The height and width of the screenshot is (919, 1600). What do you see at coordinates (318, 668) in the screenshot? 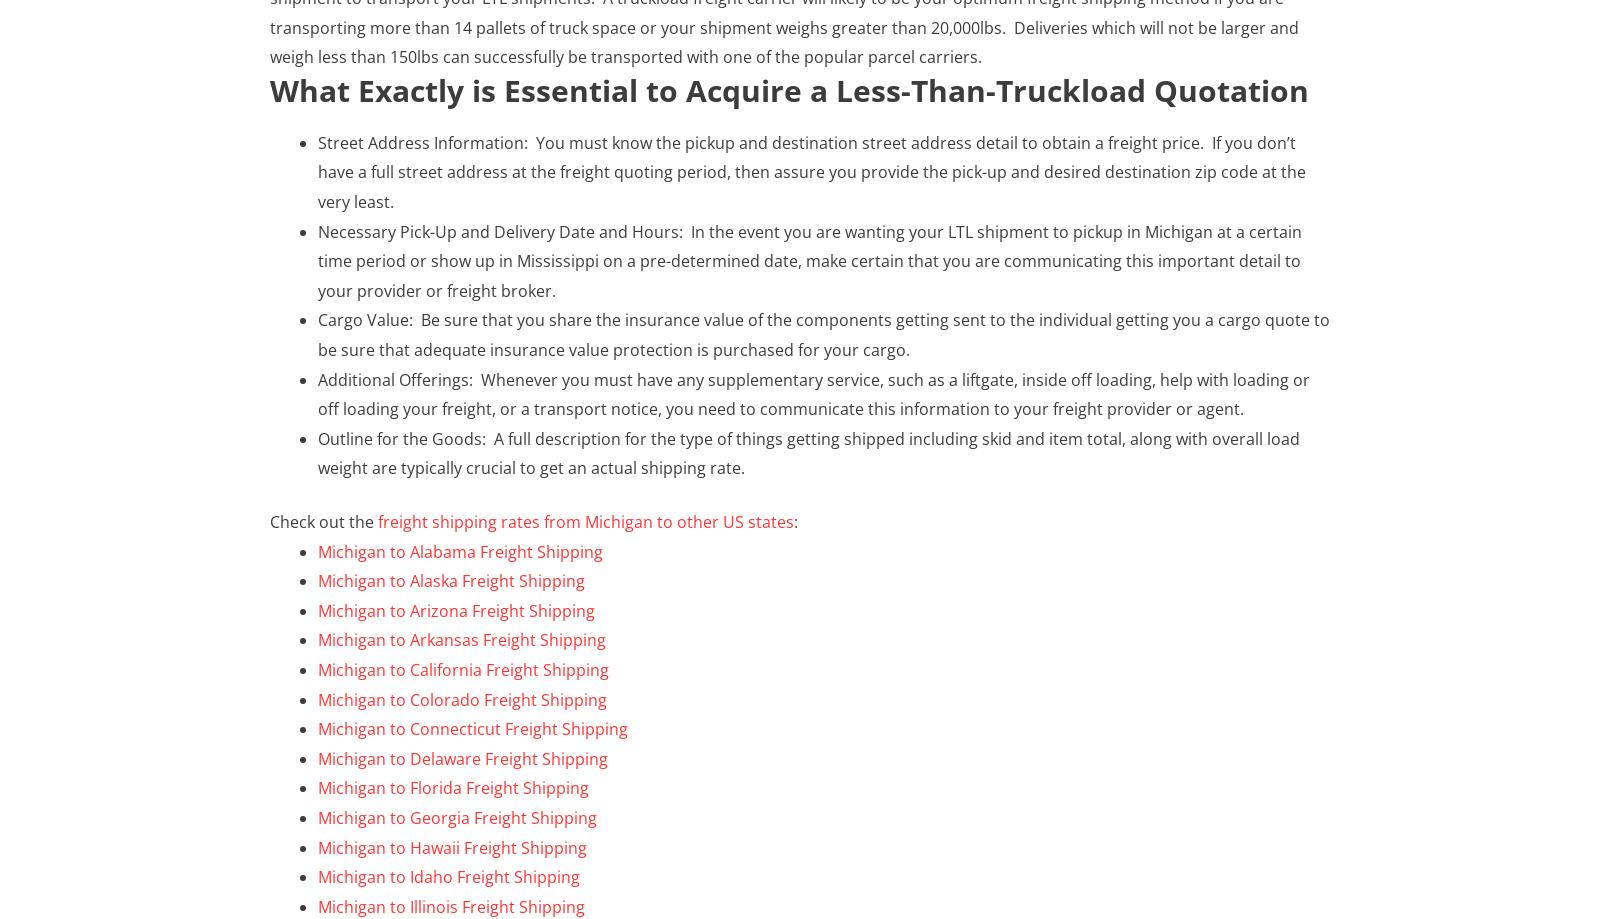
I see `'Michigan to California Freight Shipping'` at bounding box center [318, 668].